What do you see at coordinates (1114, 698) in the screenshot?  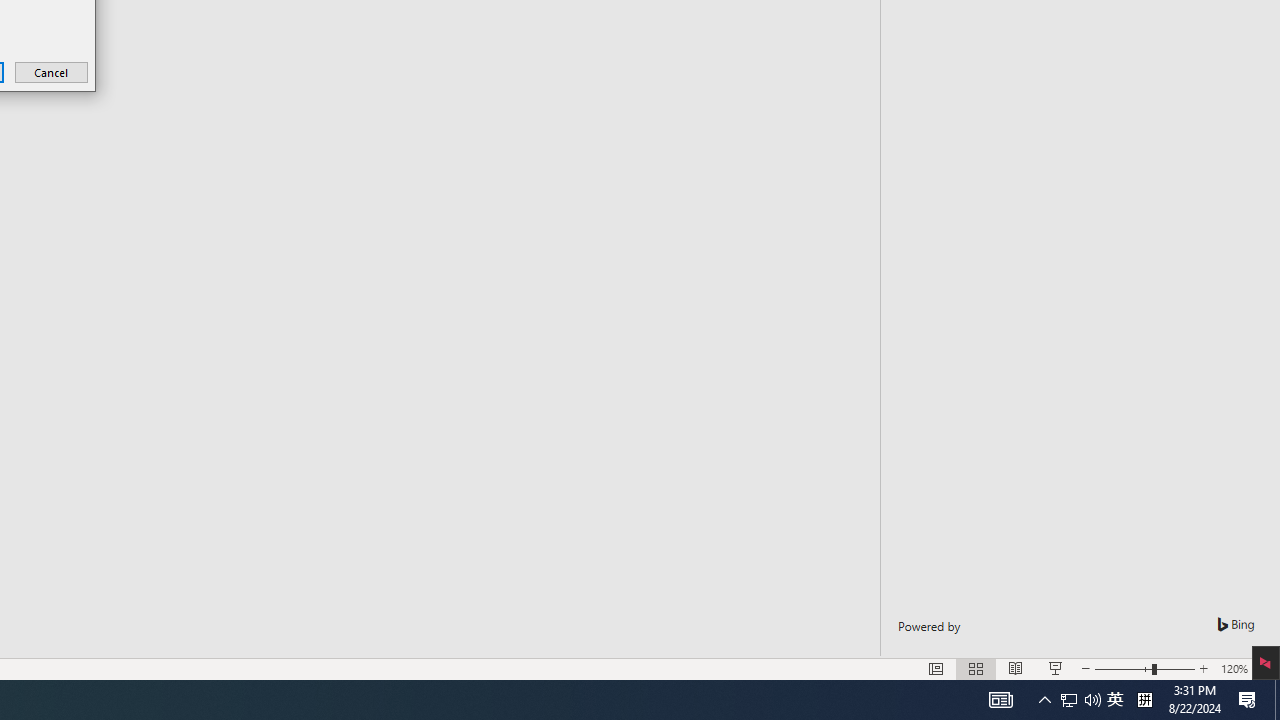 I see `'Tray Input Indicator - Chinese (Simplified, China)'` at bounding box center [1114, 698].